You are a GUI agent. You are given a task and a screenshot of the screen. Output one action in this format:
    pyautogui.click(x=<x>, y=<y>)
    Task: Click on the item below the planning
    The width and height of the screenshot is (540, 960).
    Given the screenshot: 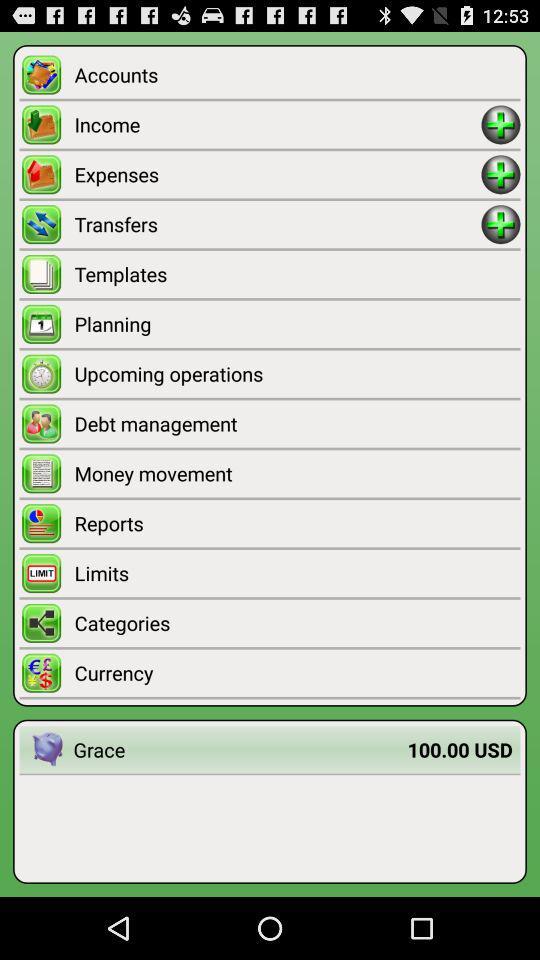 What is the action you would take?
    pyautogui.click(x=296, y=372)
    